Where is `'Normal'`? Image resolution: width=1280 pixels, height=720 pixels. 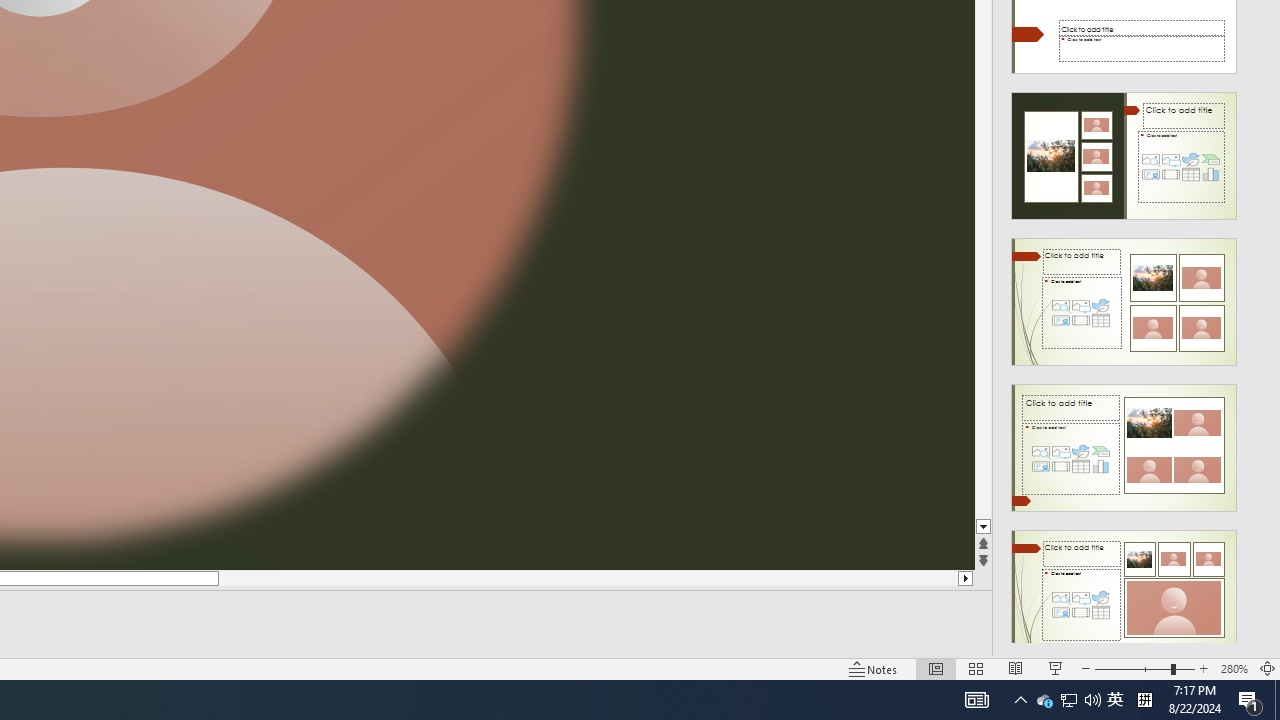
'Normal' is located at coordinates (935, 669).